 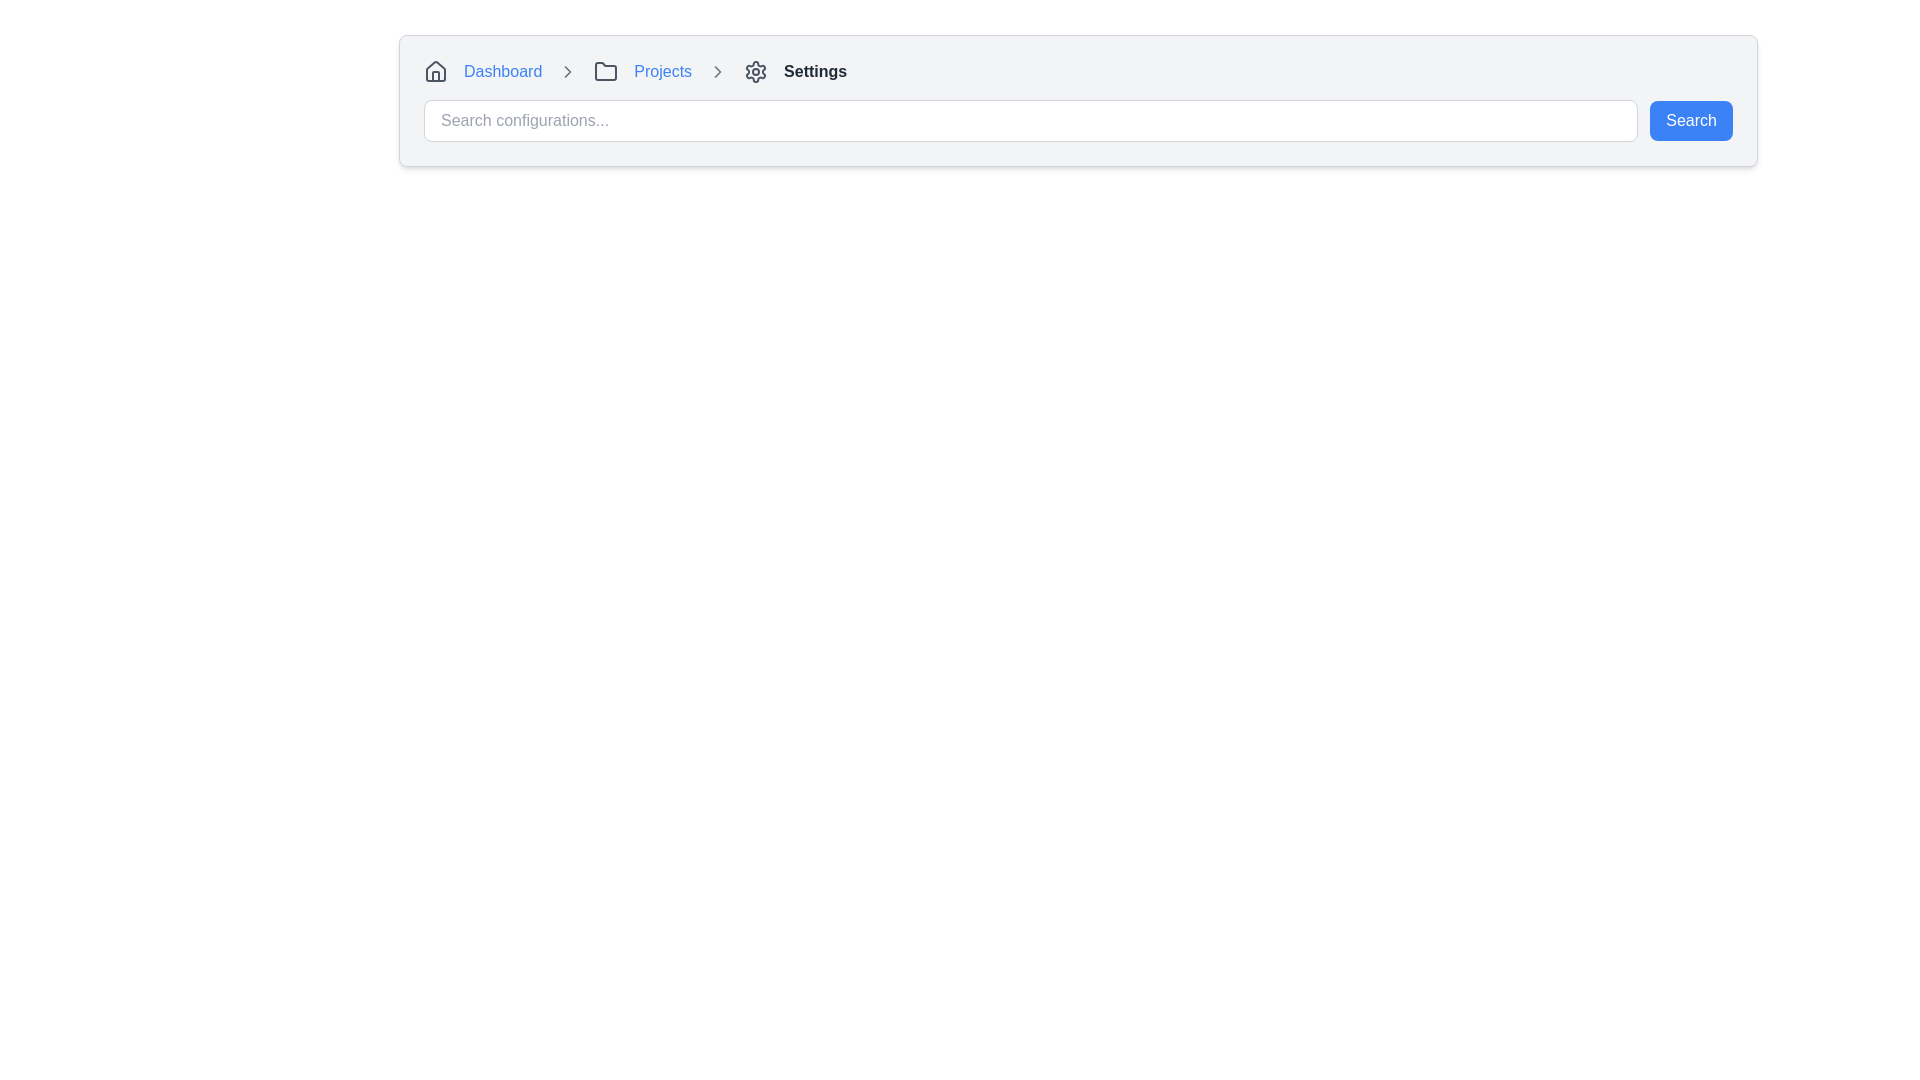 What do you see at coordinates (435, 71) in the screenshot?
I see `the house-shaped icon at the beginning of the breadcrumb navigation bar` at bounding box center [435, 71].